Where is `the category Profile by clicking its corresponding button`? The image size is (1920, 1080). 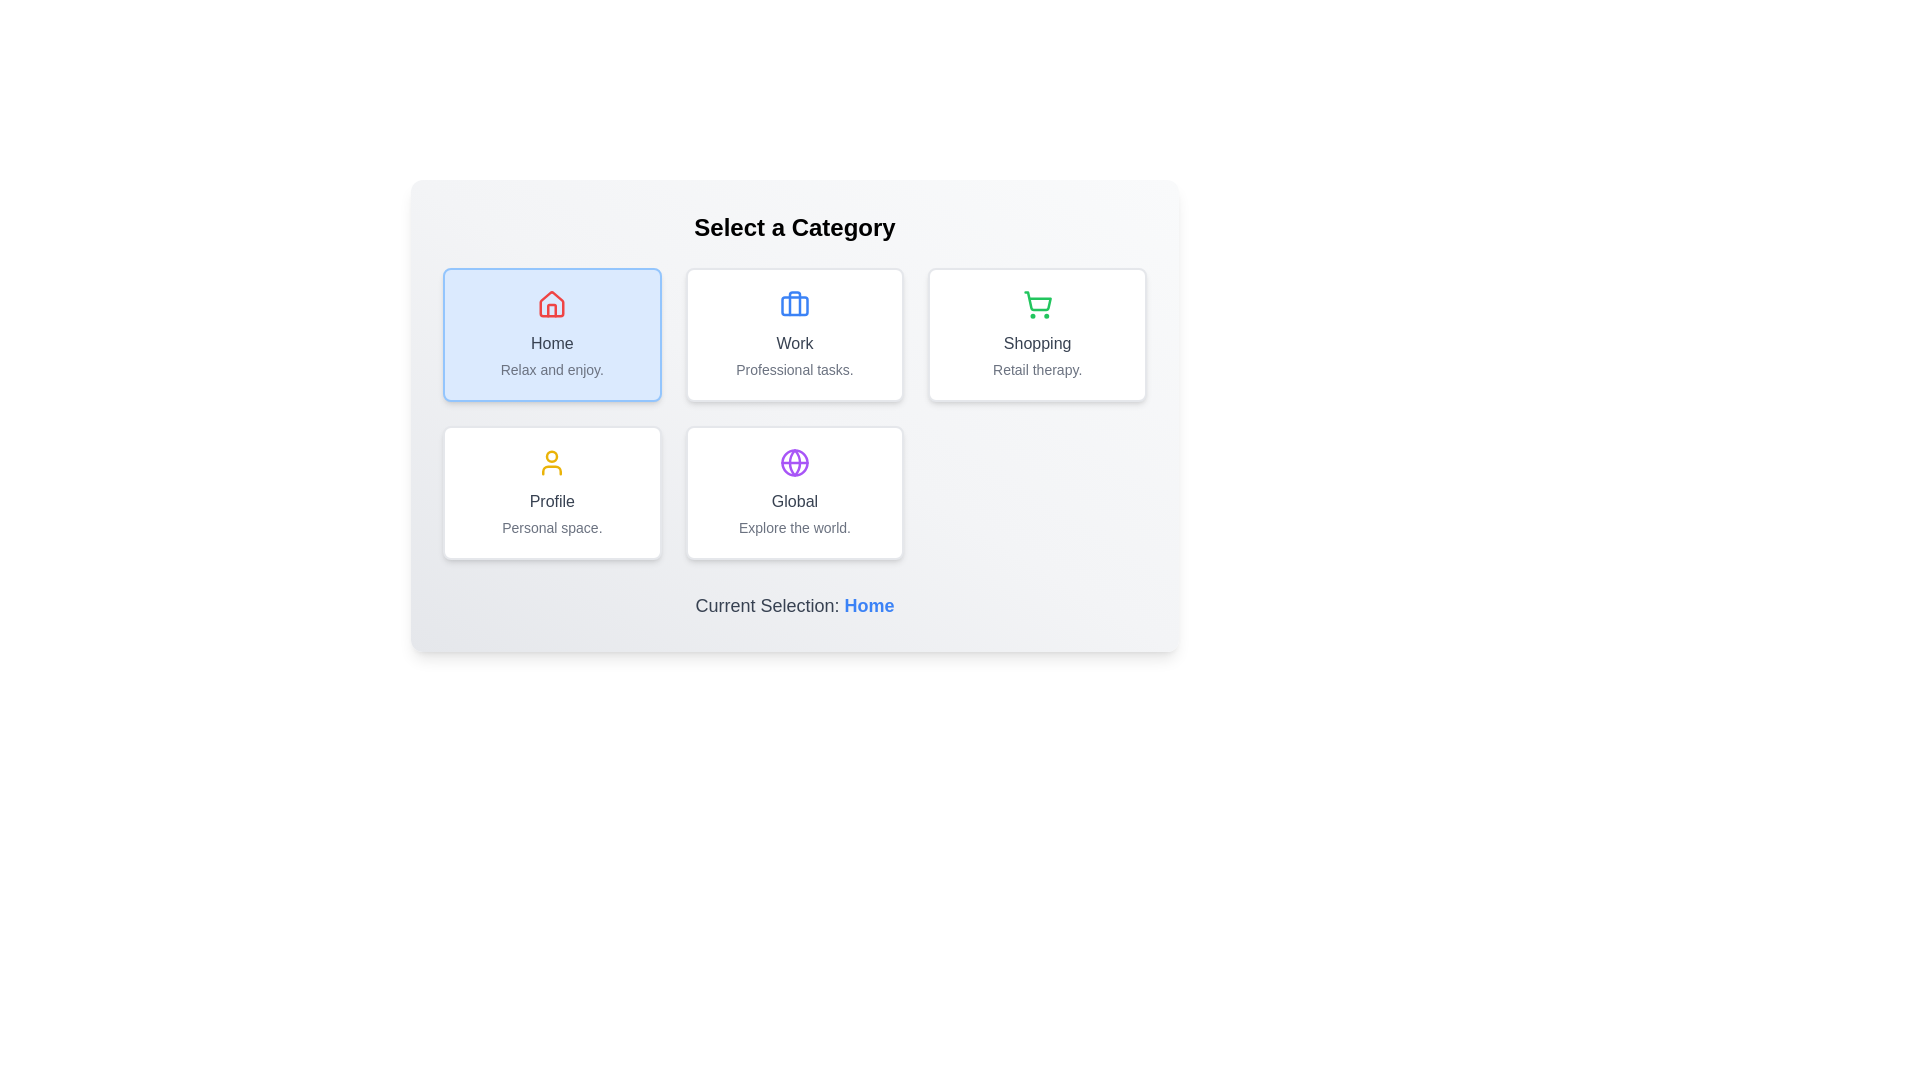 the category Profile by clicking its corresponding button is located at coordinates (552, 493).